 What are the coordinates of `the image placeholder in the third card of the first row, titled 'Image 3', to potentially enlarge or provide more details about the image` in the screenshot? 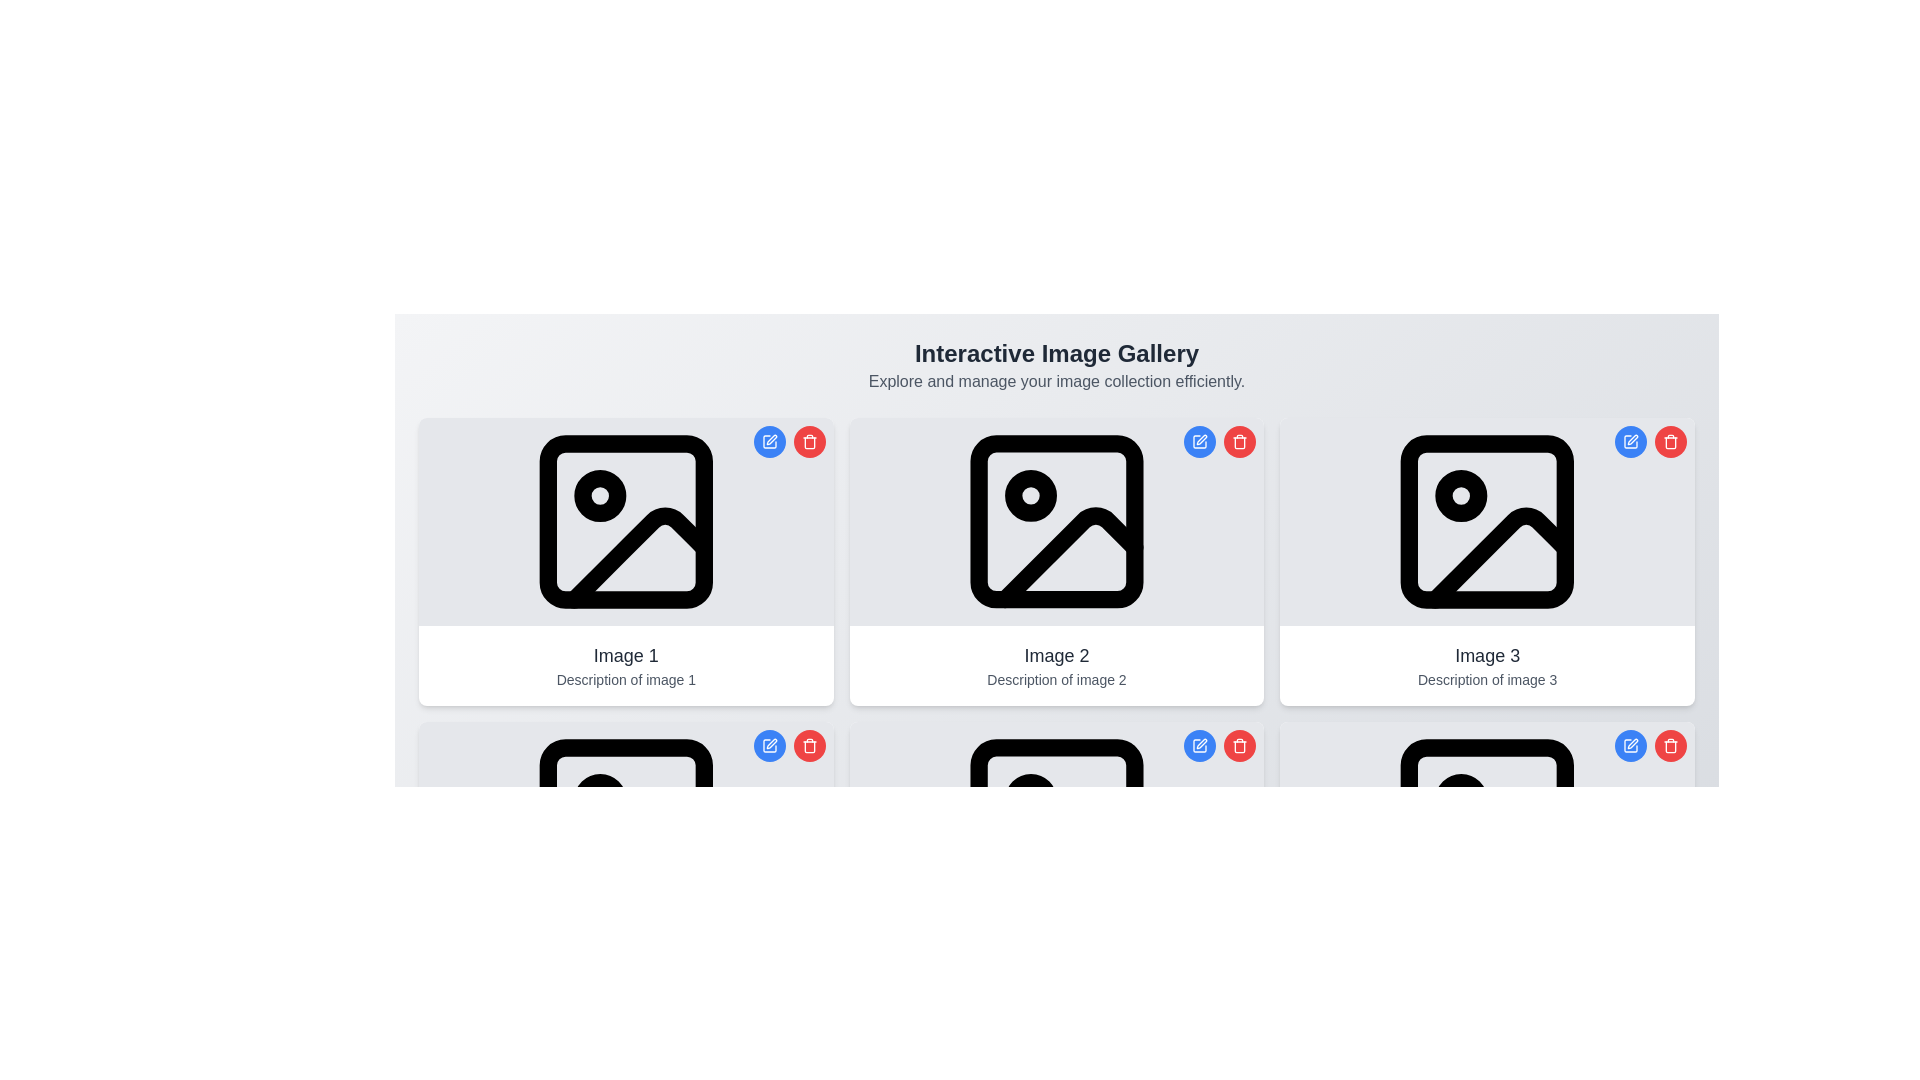 It's located at (1487, 520).